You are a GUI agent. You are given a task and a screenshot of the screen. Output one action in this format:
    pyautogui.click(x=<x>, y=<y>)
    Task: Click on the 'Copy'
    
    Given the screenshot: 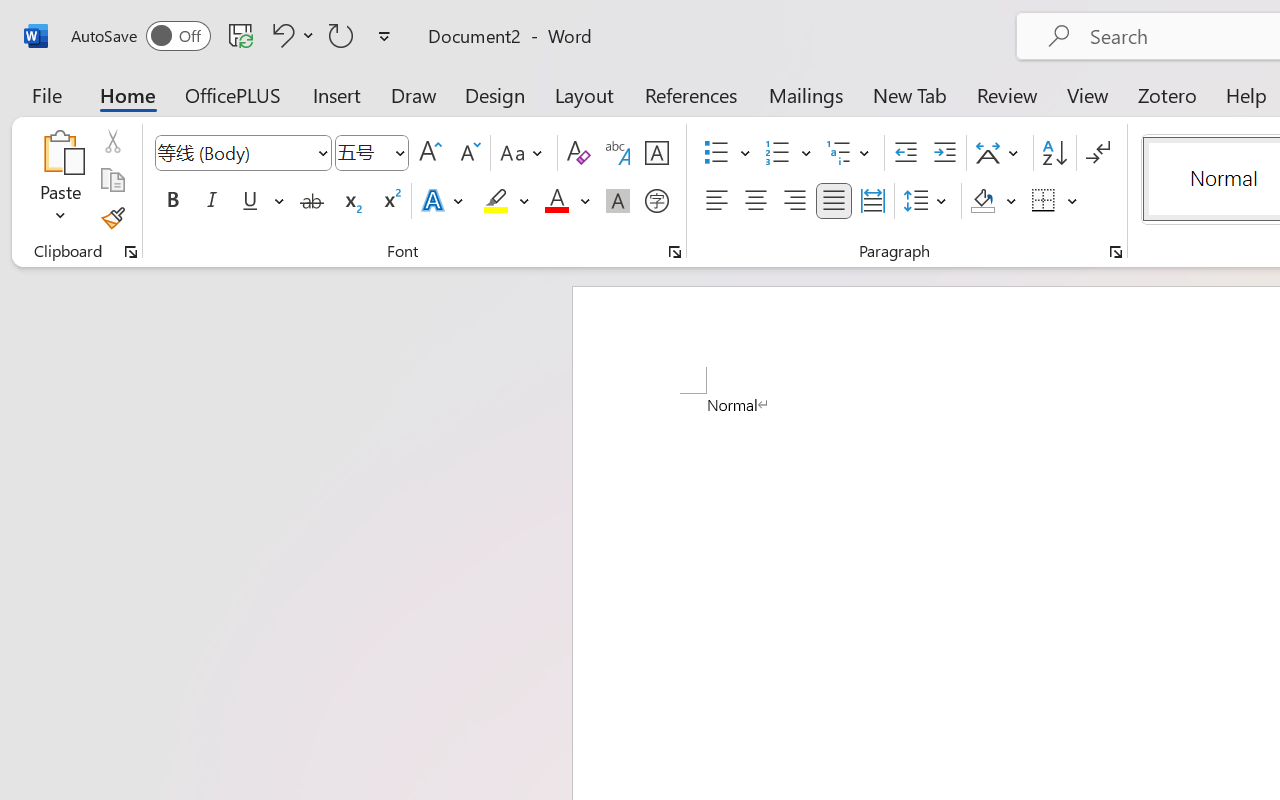 What is the action you would take?
    pyautogui.click(x=111, y=179)
    